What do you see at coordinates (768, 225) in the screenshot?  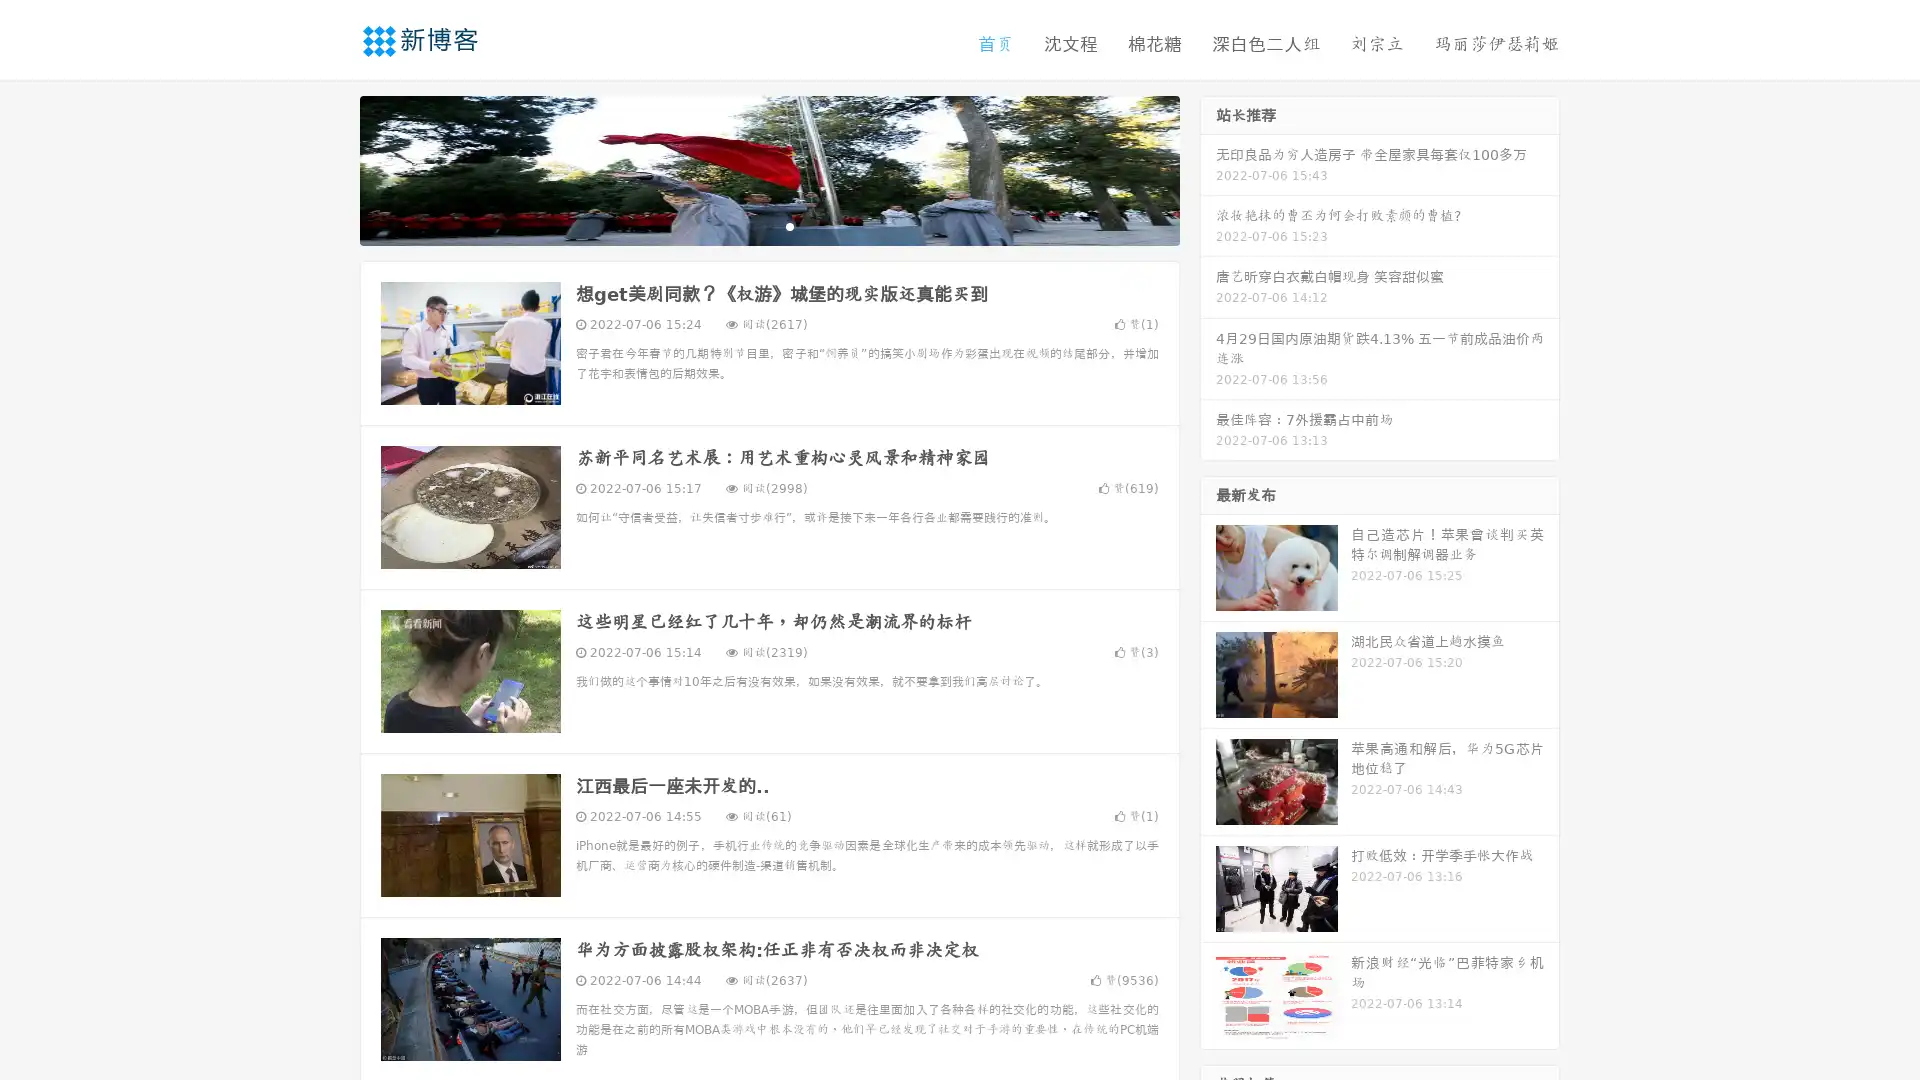 I see `Go to slide 2` at bounding box center [768, 225].